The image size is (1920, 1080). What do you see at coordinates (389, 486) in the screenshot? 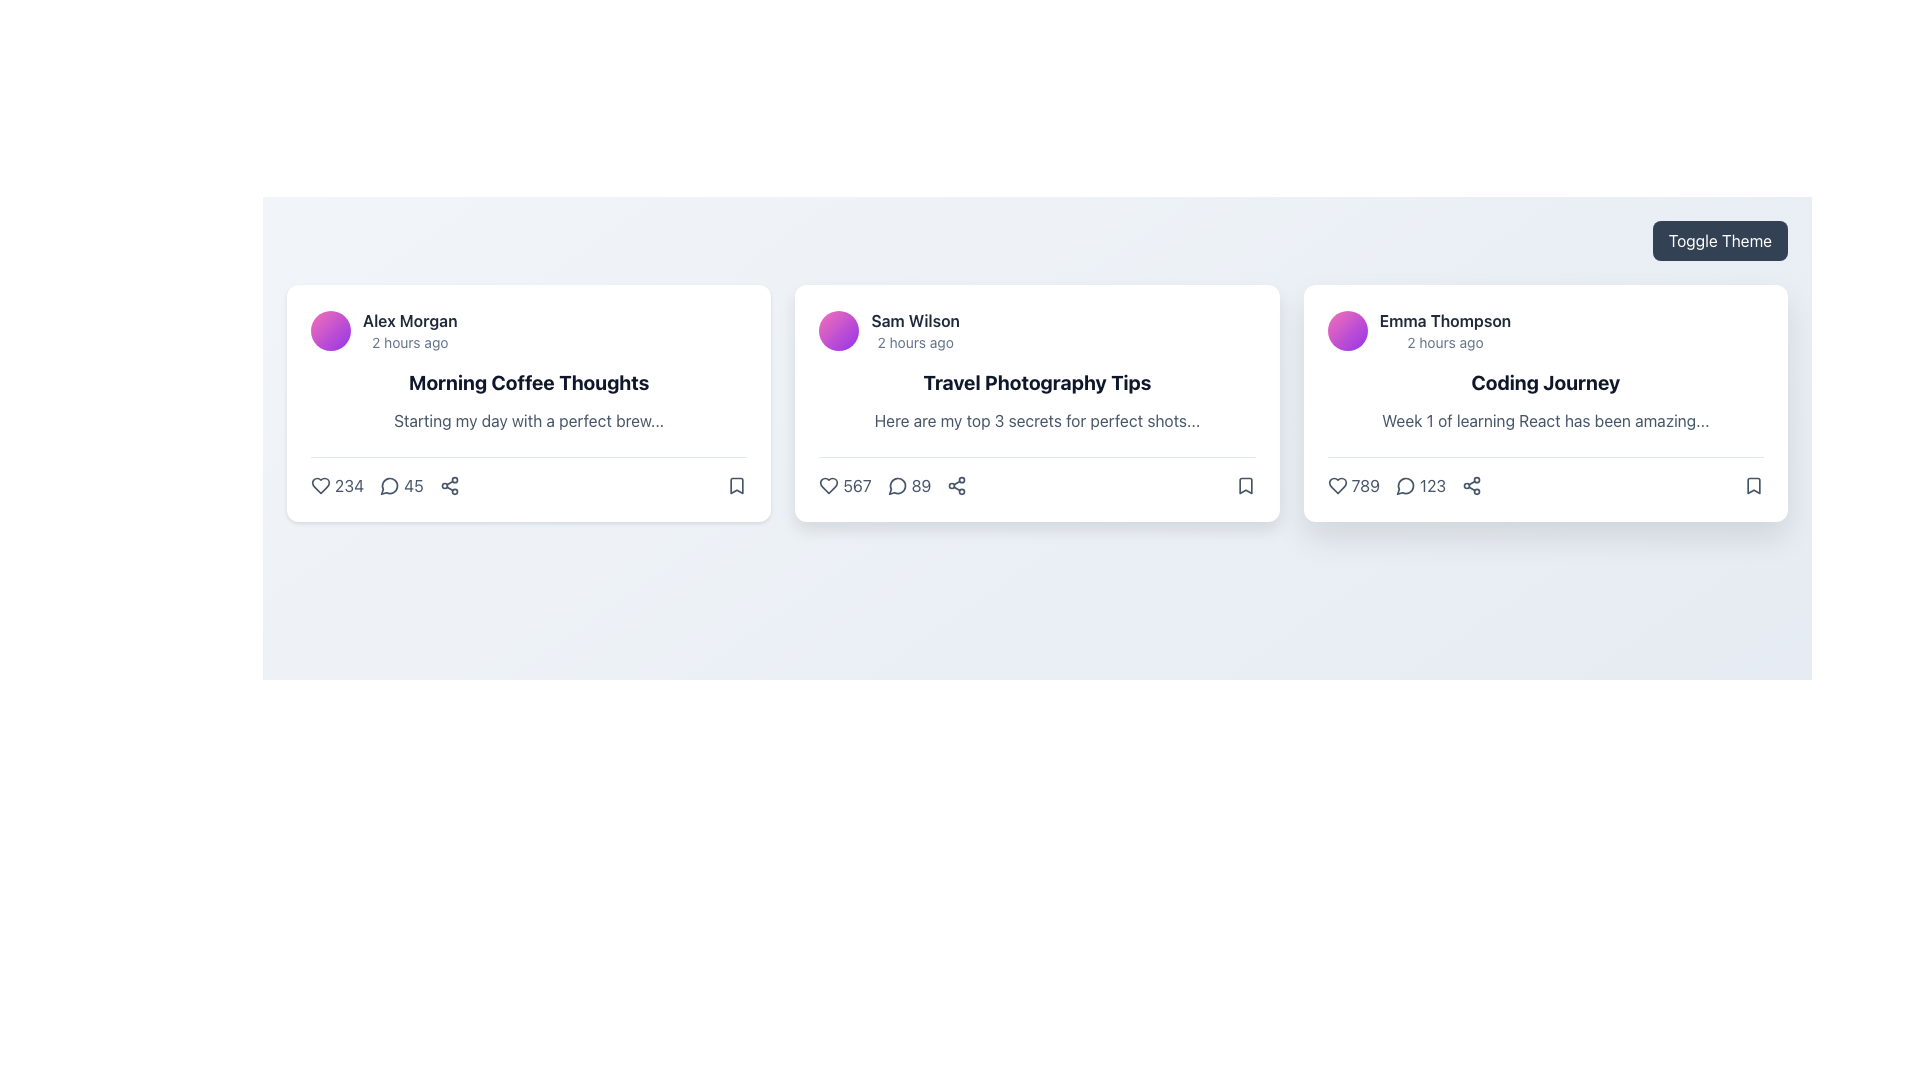
I see `the comment icon located between the like and share icons at the bottom of the 'Morning Coffee Thoughts' card` at bounding box center [389, 486].